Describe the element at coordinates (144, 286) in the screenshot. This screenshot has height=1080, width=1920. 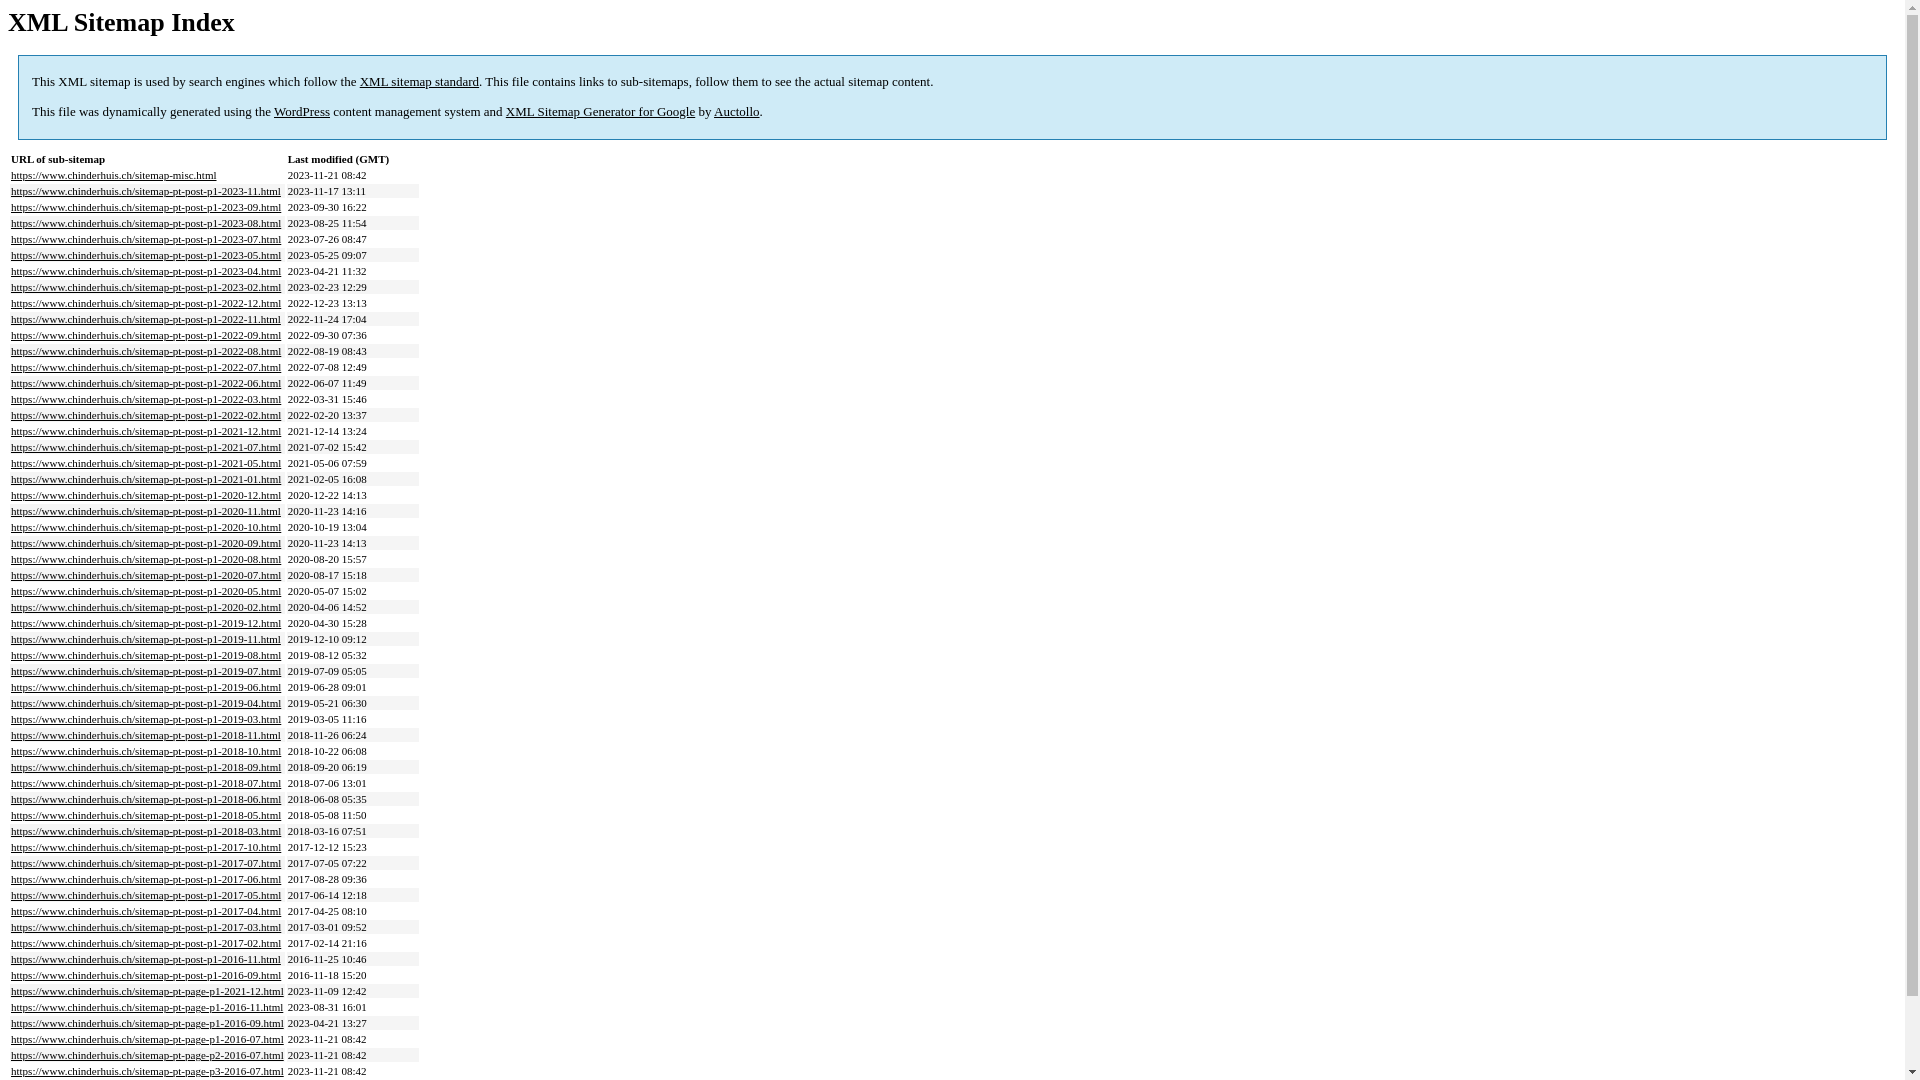
I see `'https://www.chinderhuis.ch/sitemap-pt-post-p1-2023-02.html'` at that location.